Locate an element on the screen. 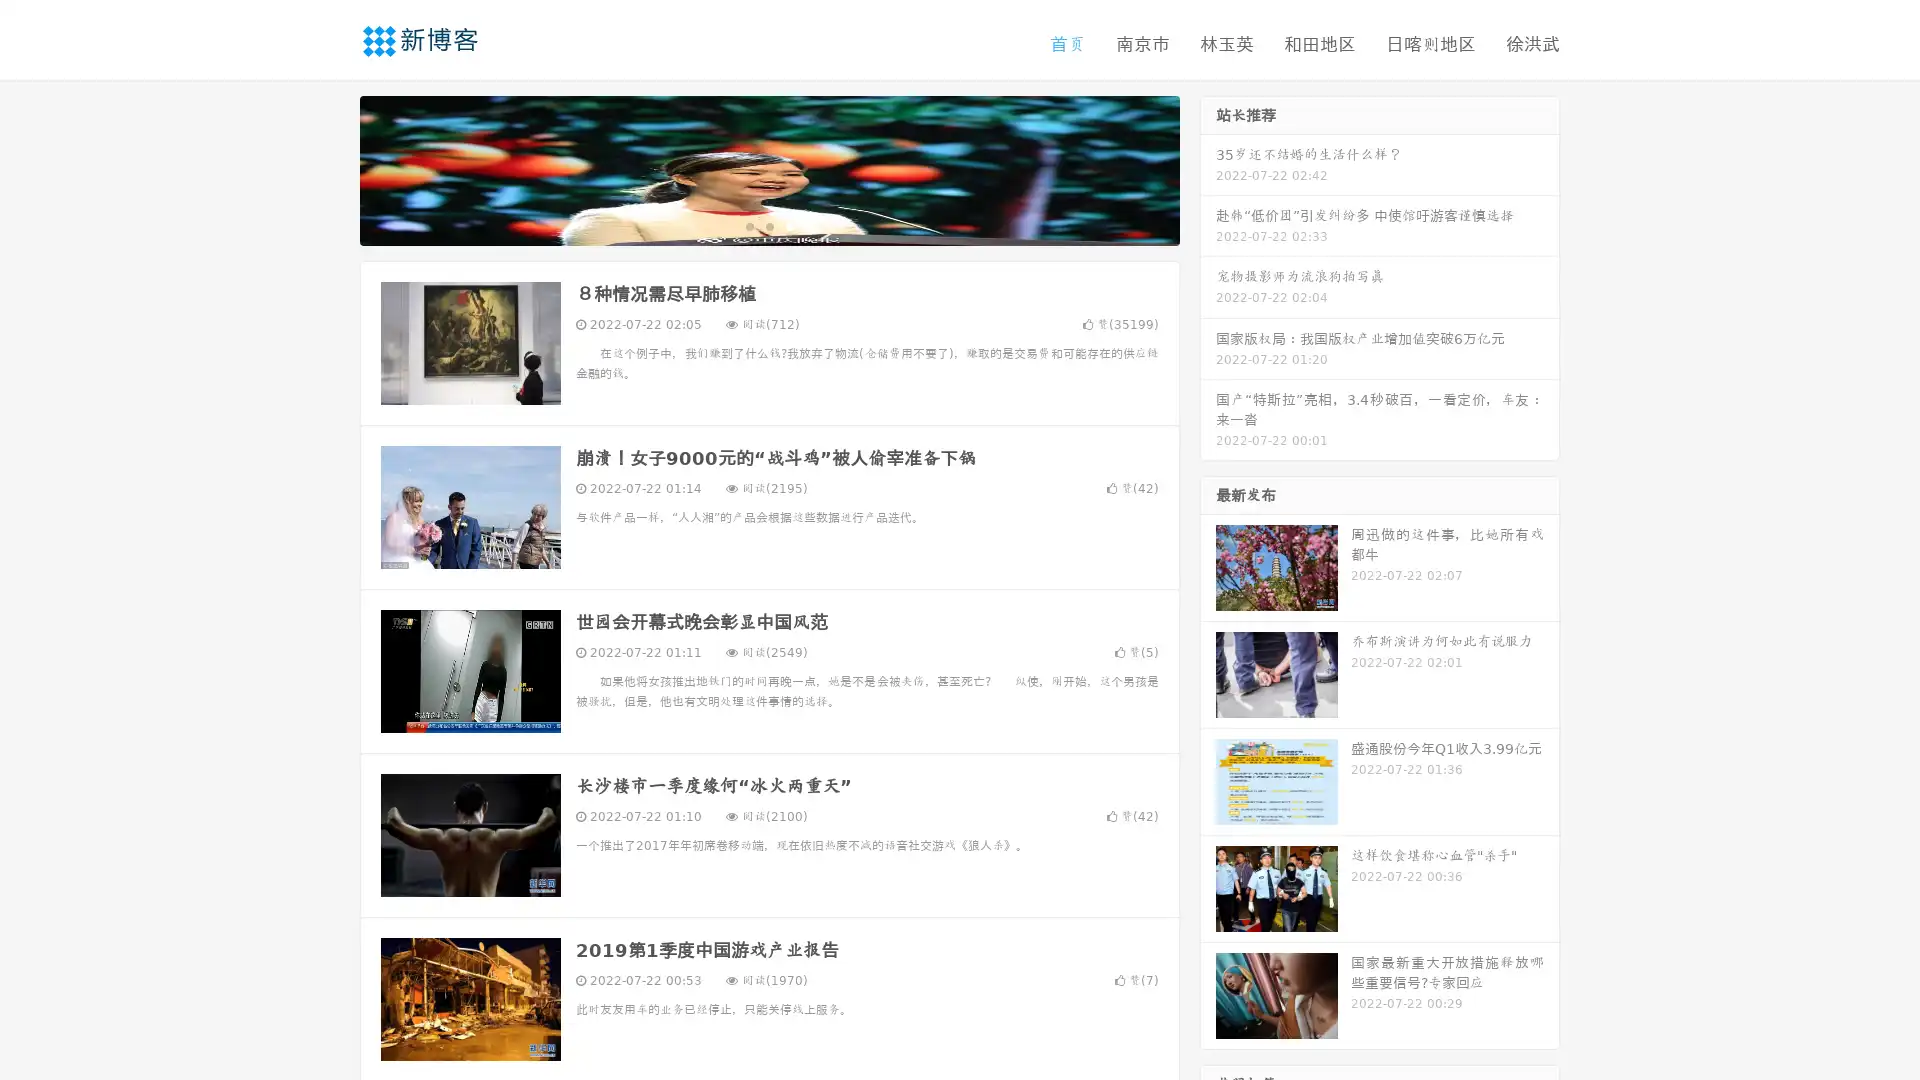  Previous slide is located at coordinates (330, 168).